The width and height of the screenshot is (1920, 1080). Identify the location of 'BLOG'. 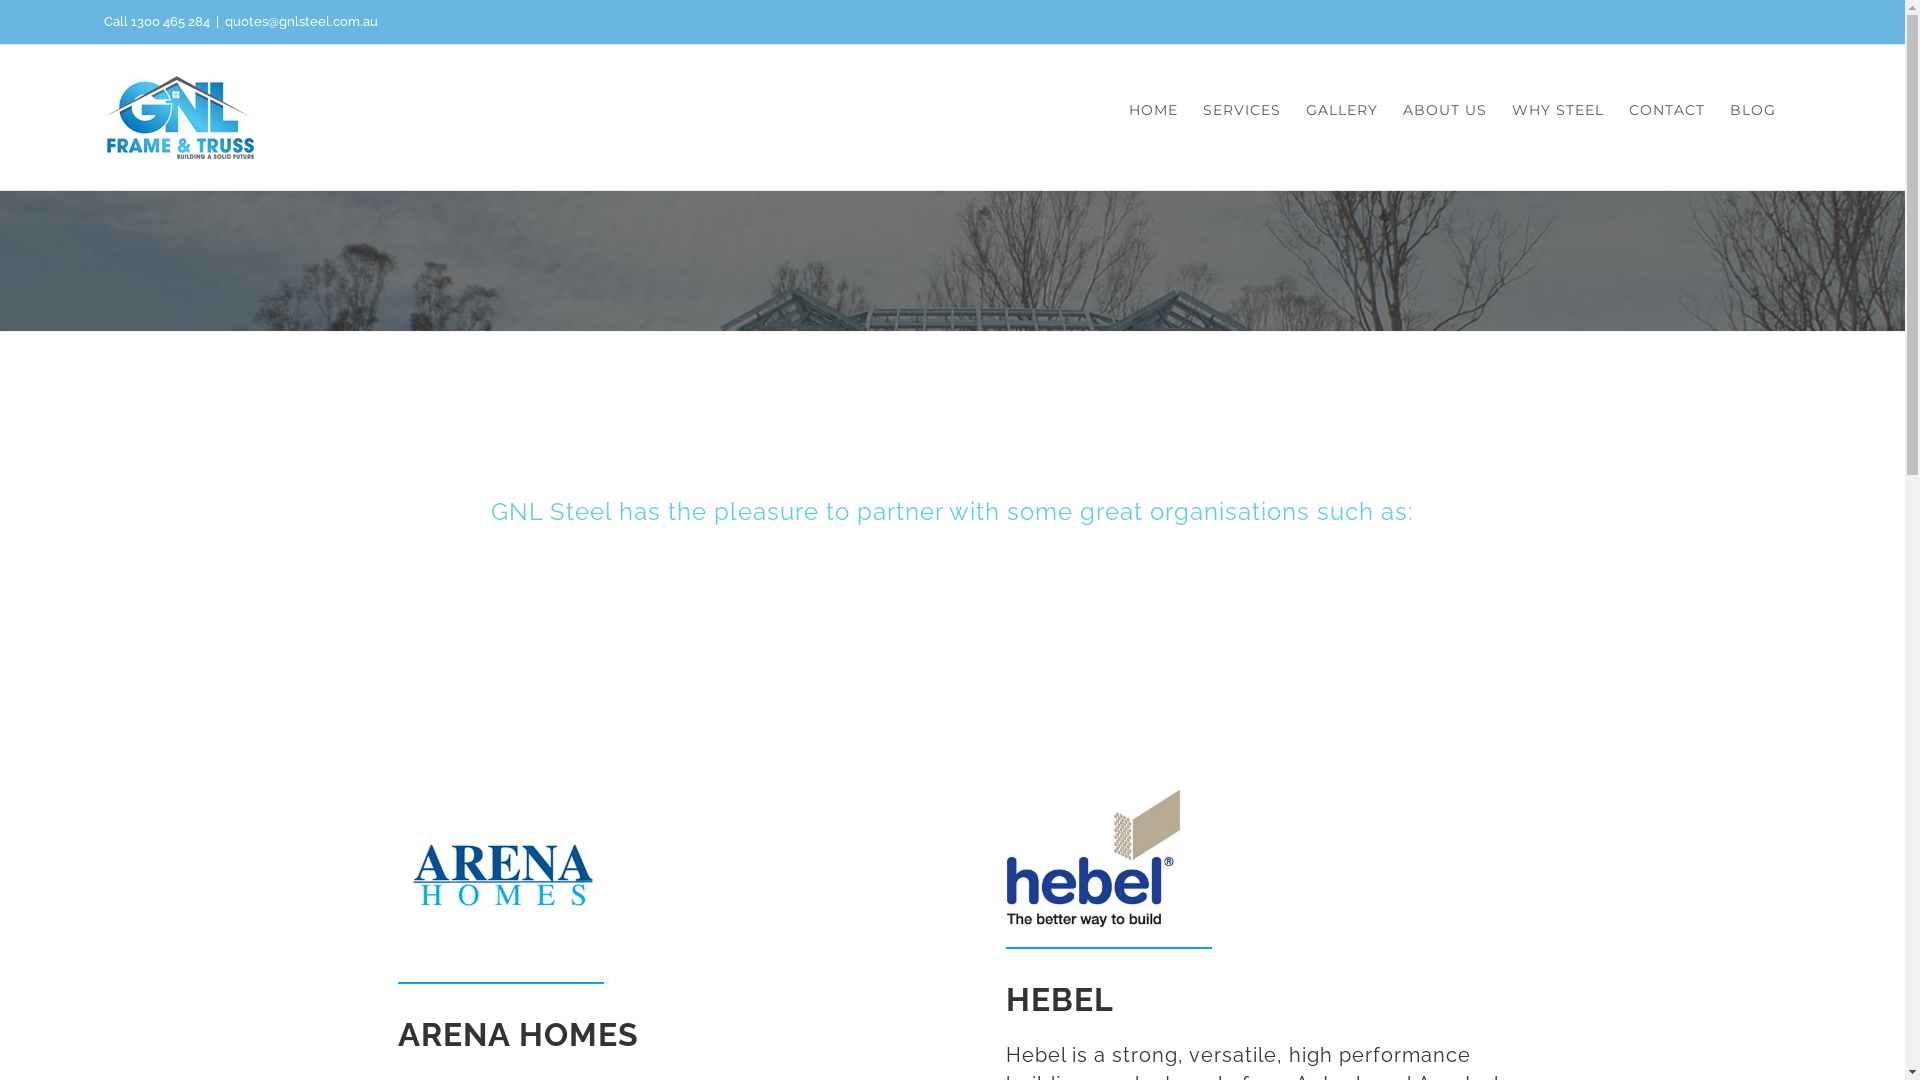
(1728, 110).